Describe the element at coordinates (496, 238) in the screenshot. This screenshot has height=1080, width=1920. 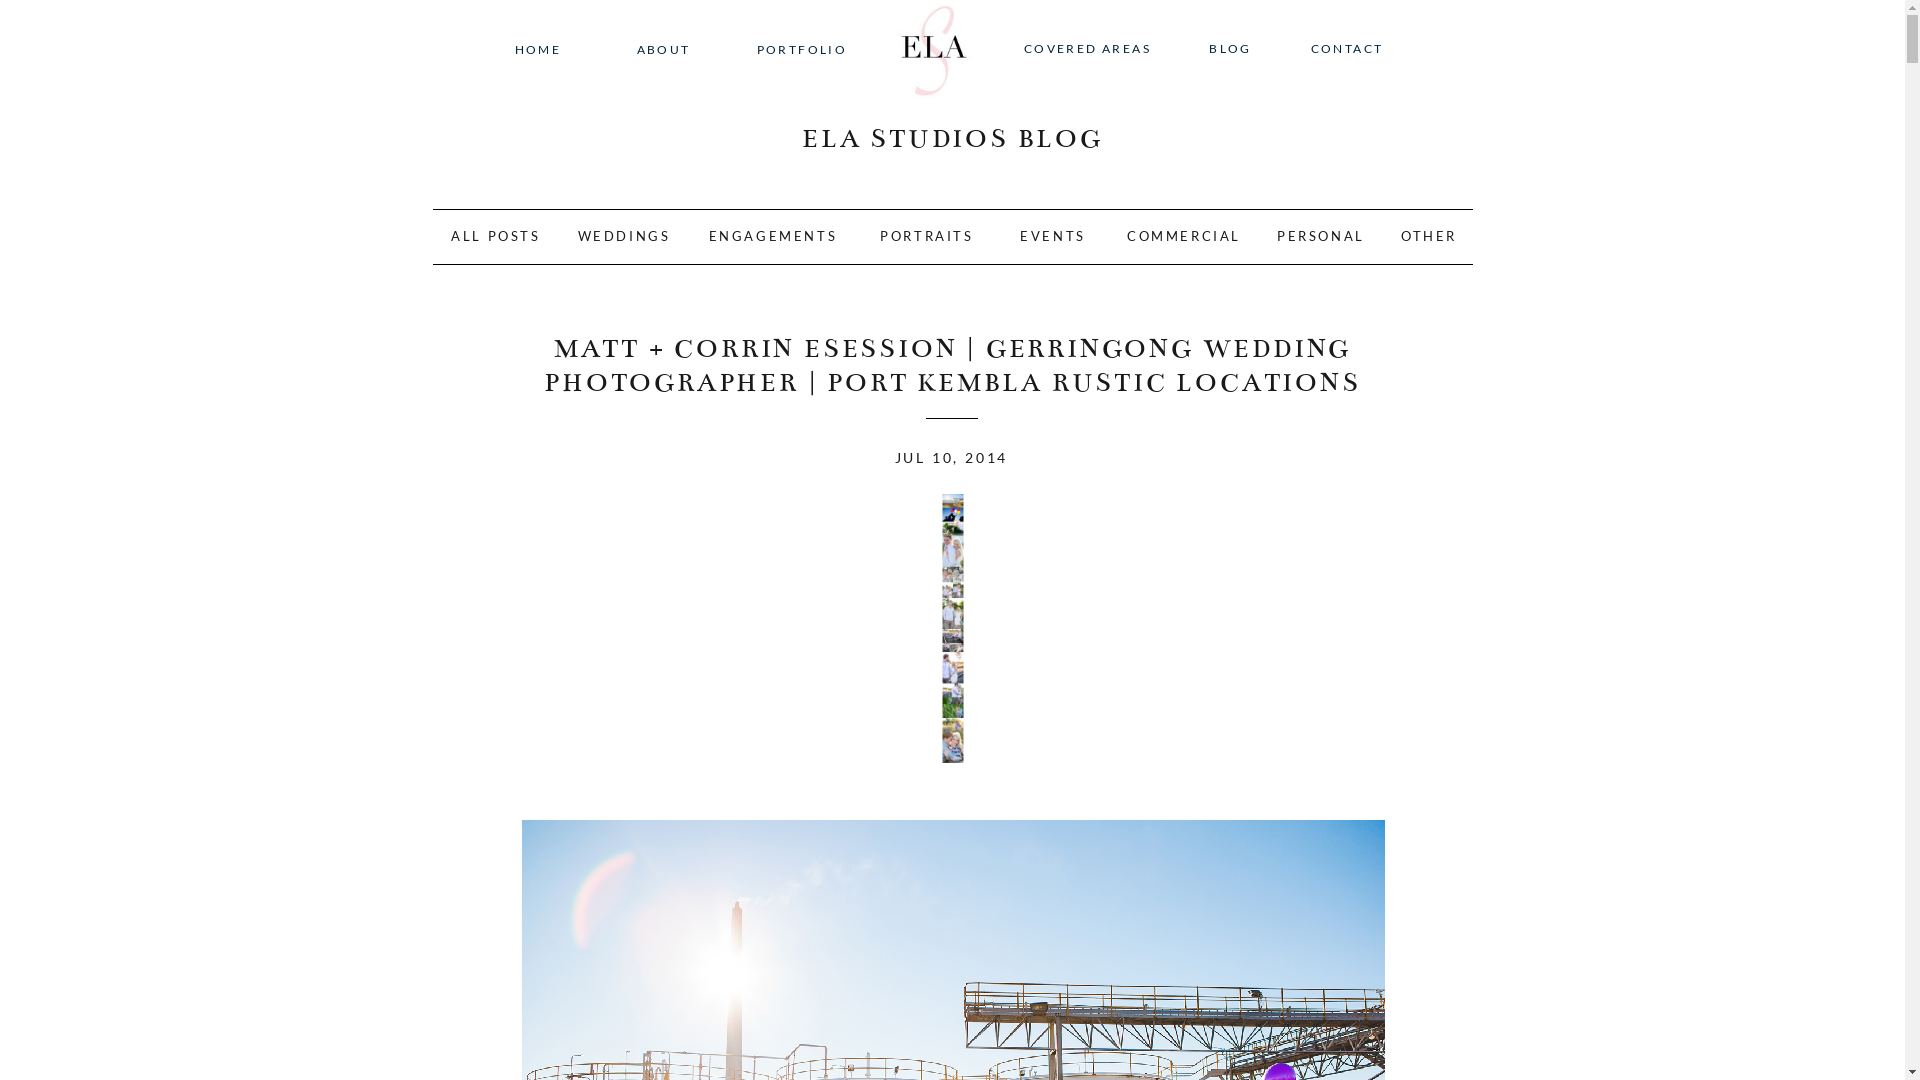
I see `'ALL POSTS'` at that location.